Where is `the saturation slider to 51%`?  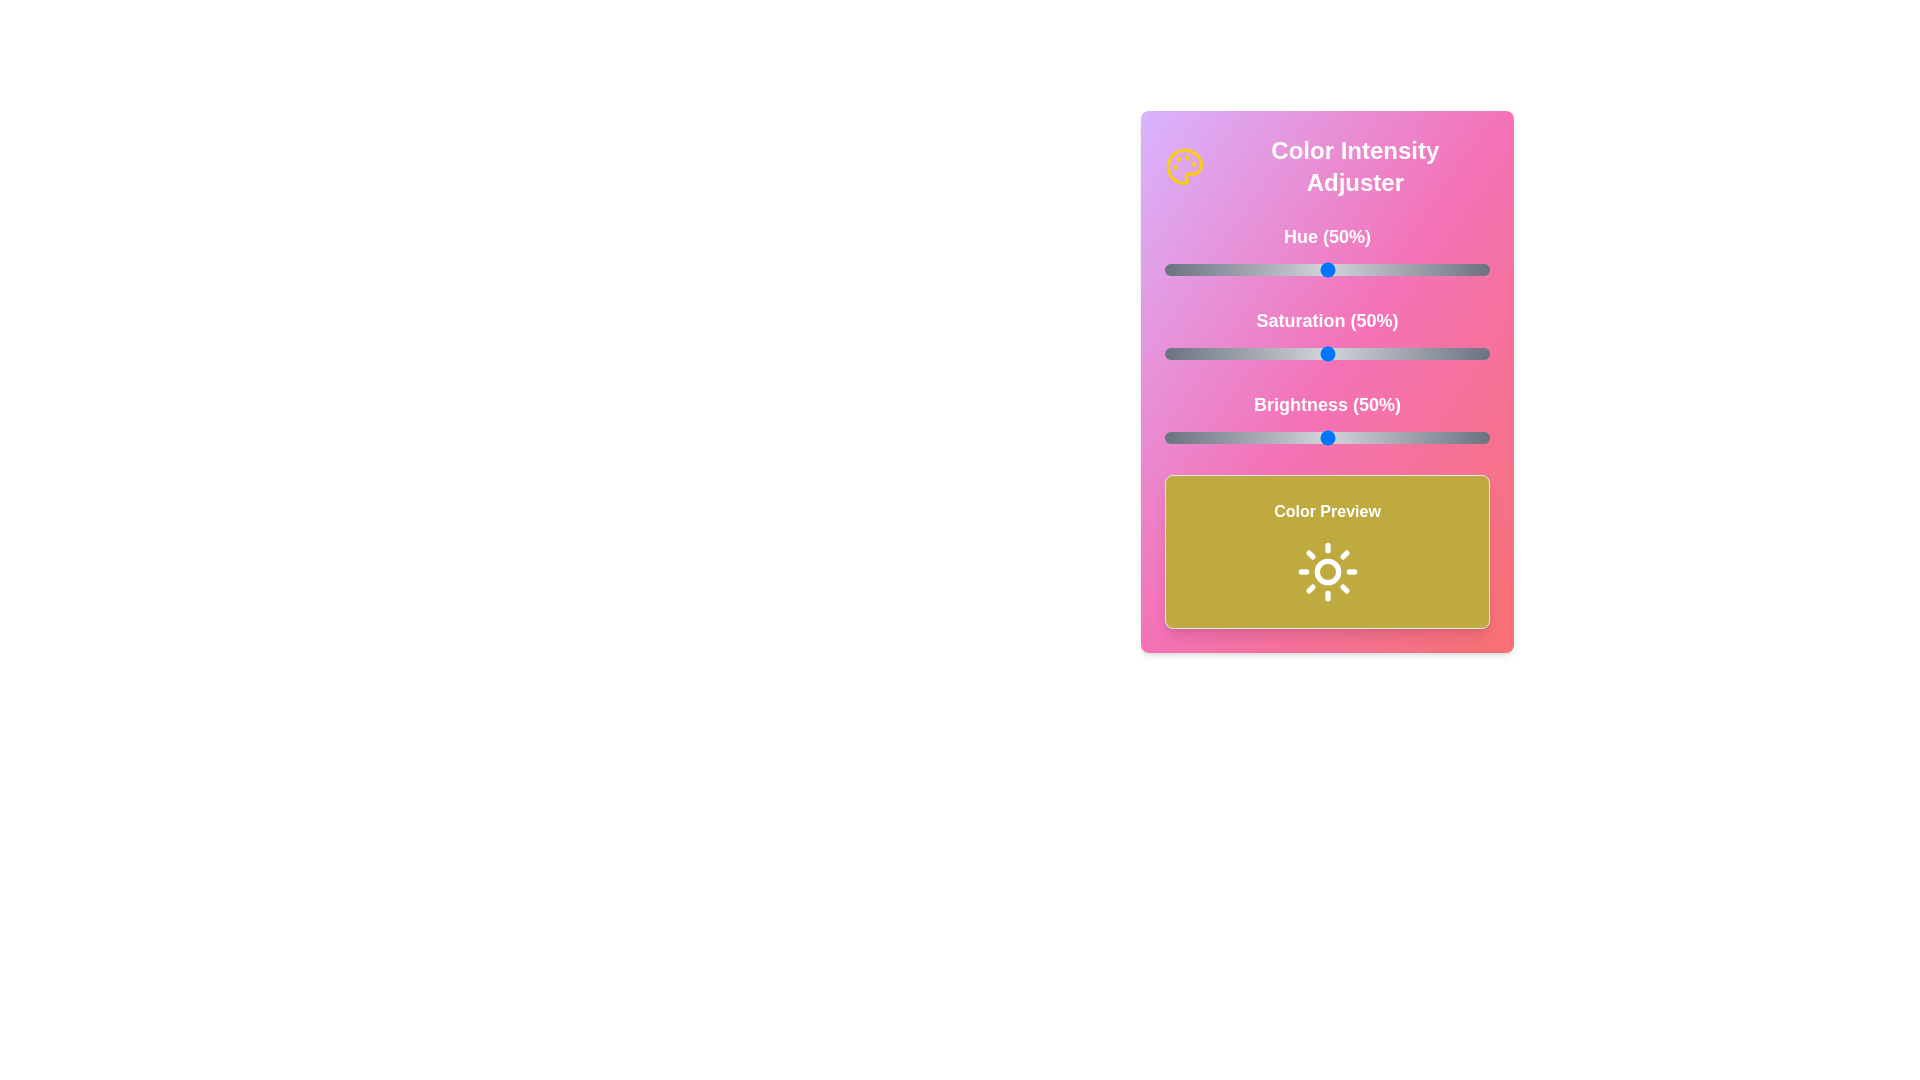 the saturation slider to 51% is located at coordinates (1330, 353).